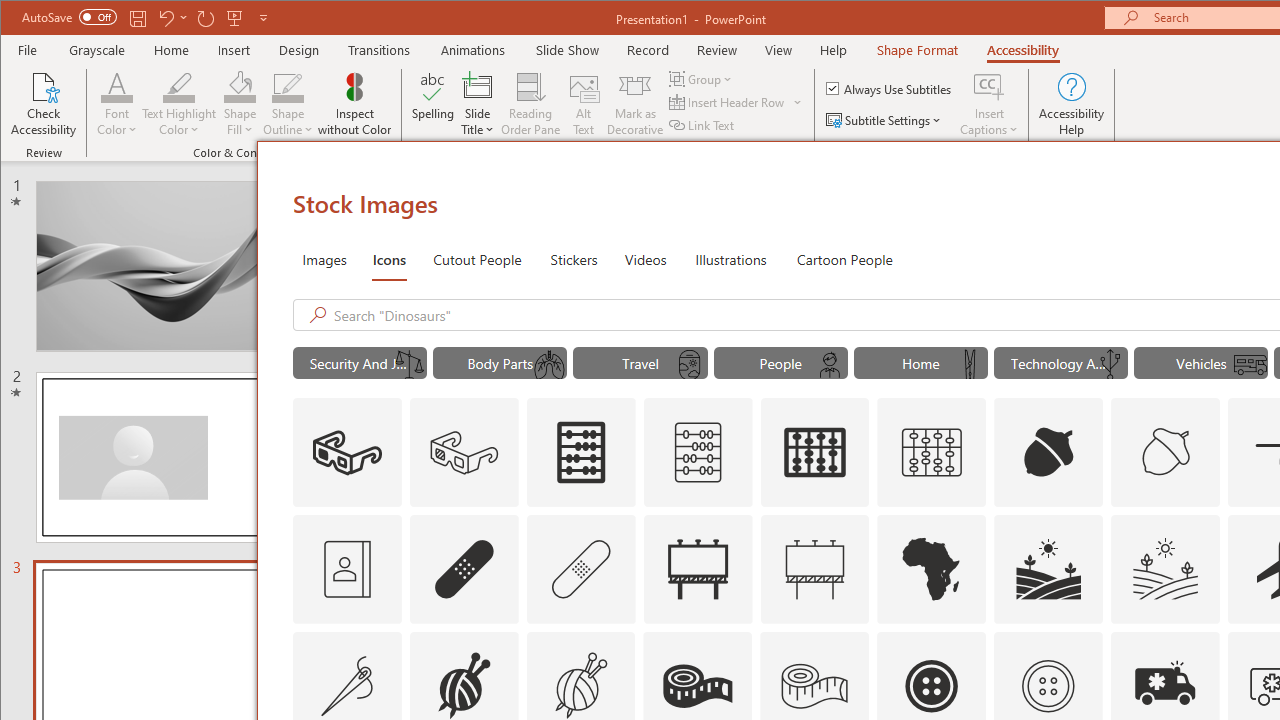 The image size is (1280, 720). What do you see at coordinates (580, 452) in the screenshot?
I see `'AutomationID: Icons_Abacus'` at bounding box center [580, 452].